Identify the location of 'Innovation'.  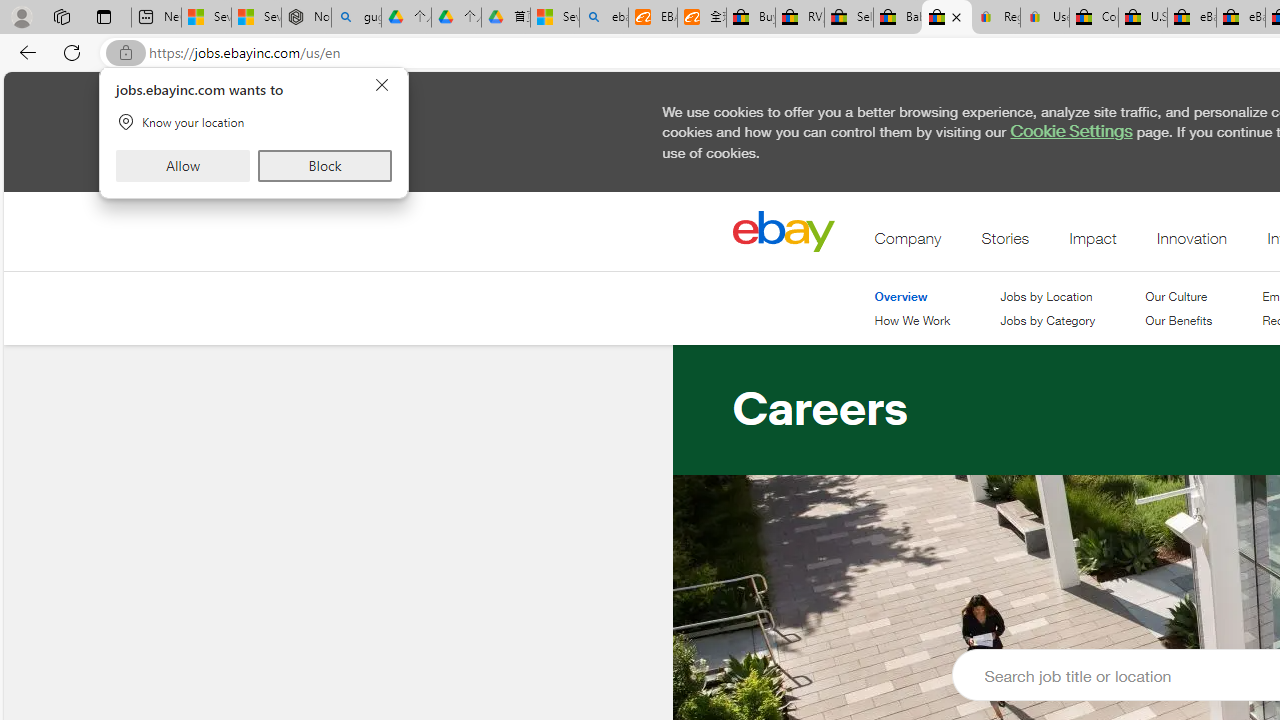
(1191, 242).